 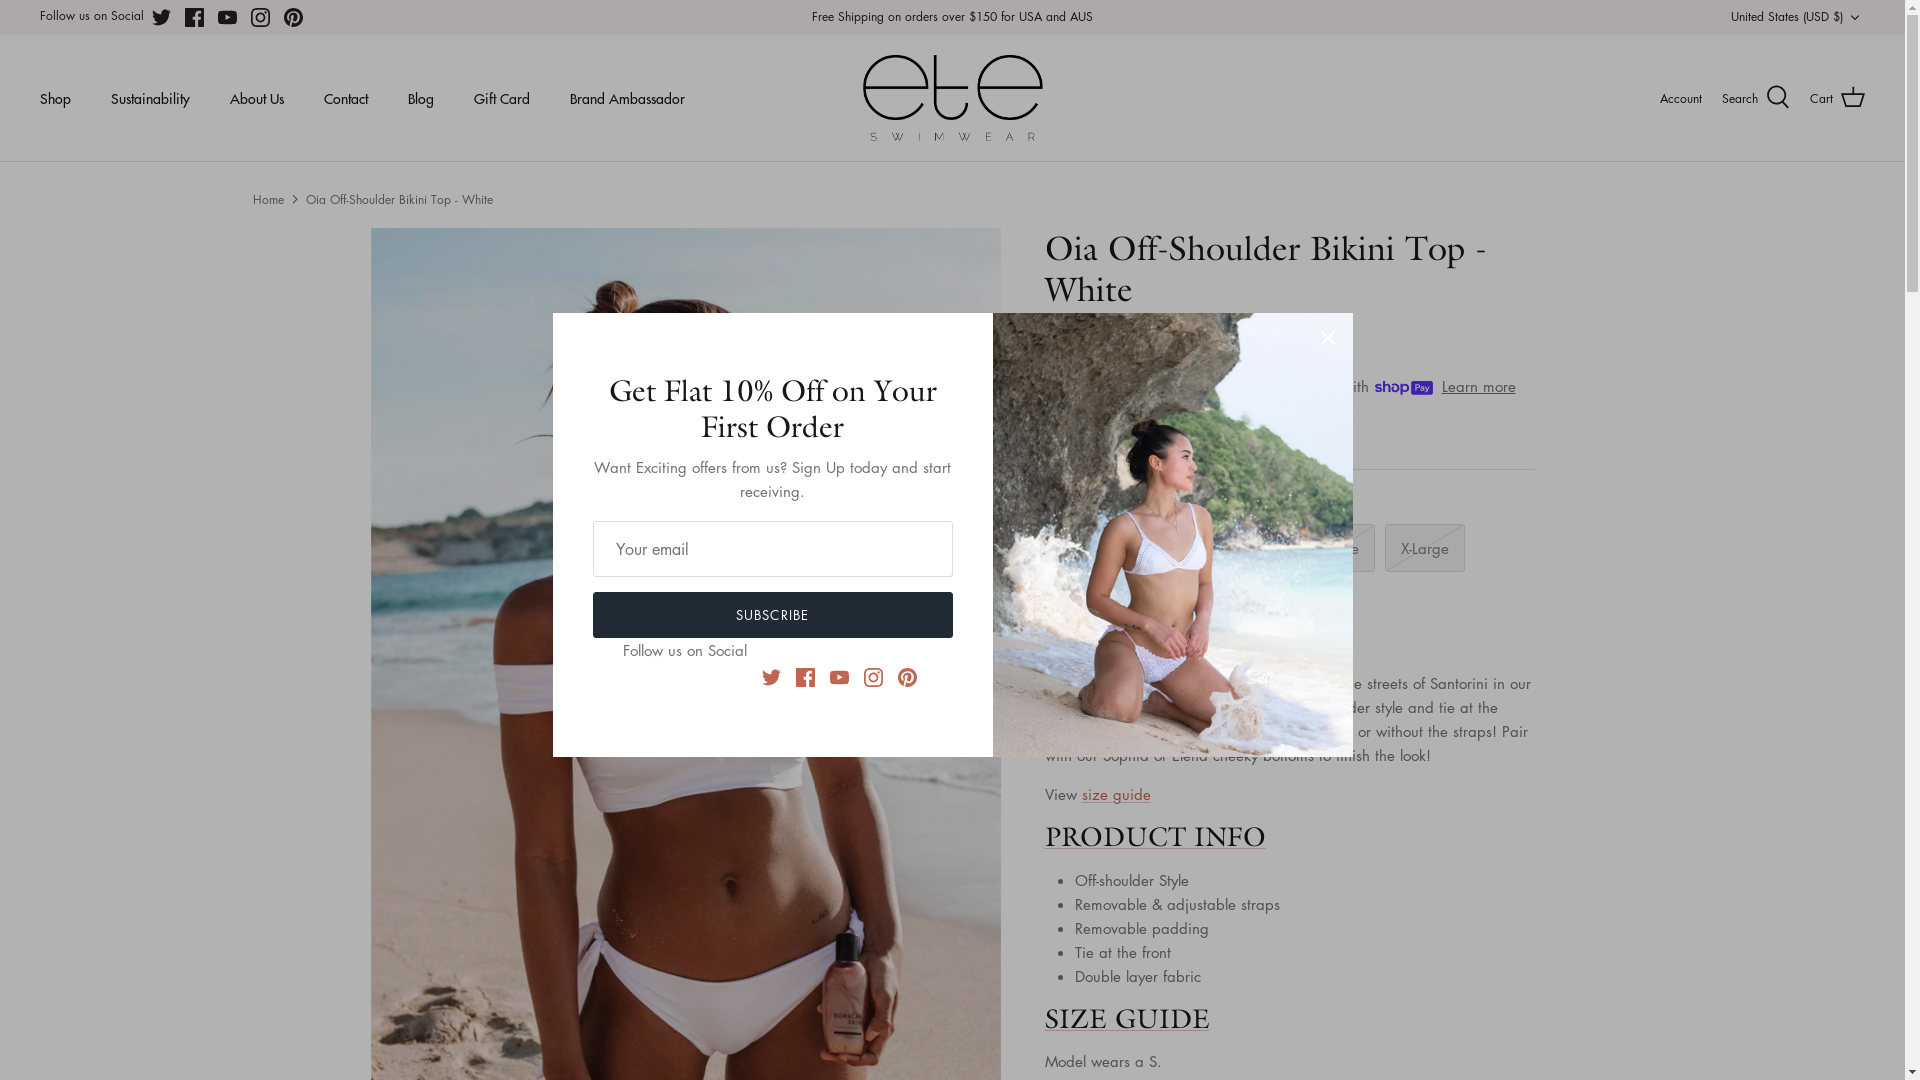 What do you see at coordinates (455, 98) in the screenshot?
I see `'Gift Card'` at bounding box center [455, 98].